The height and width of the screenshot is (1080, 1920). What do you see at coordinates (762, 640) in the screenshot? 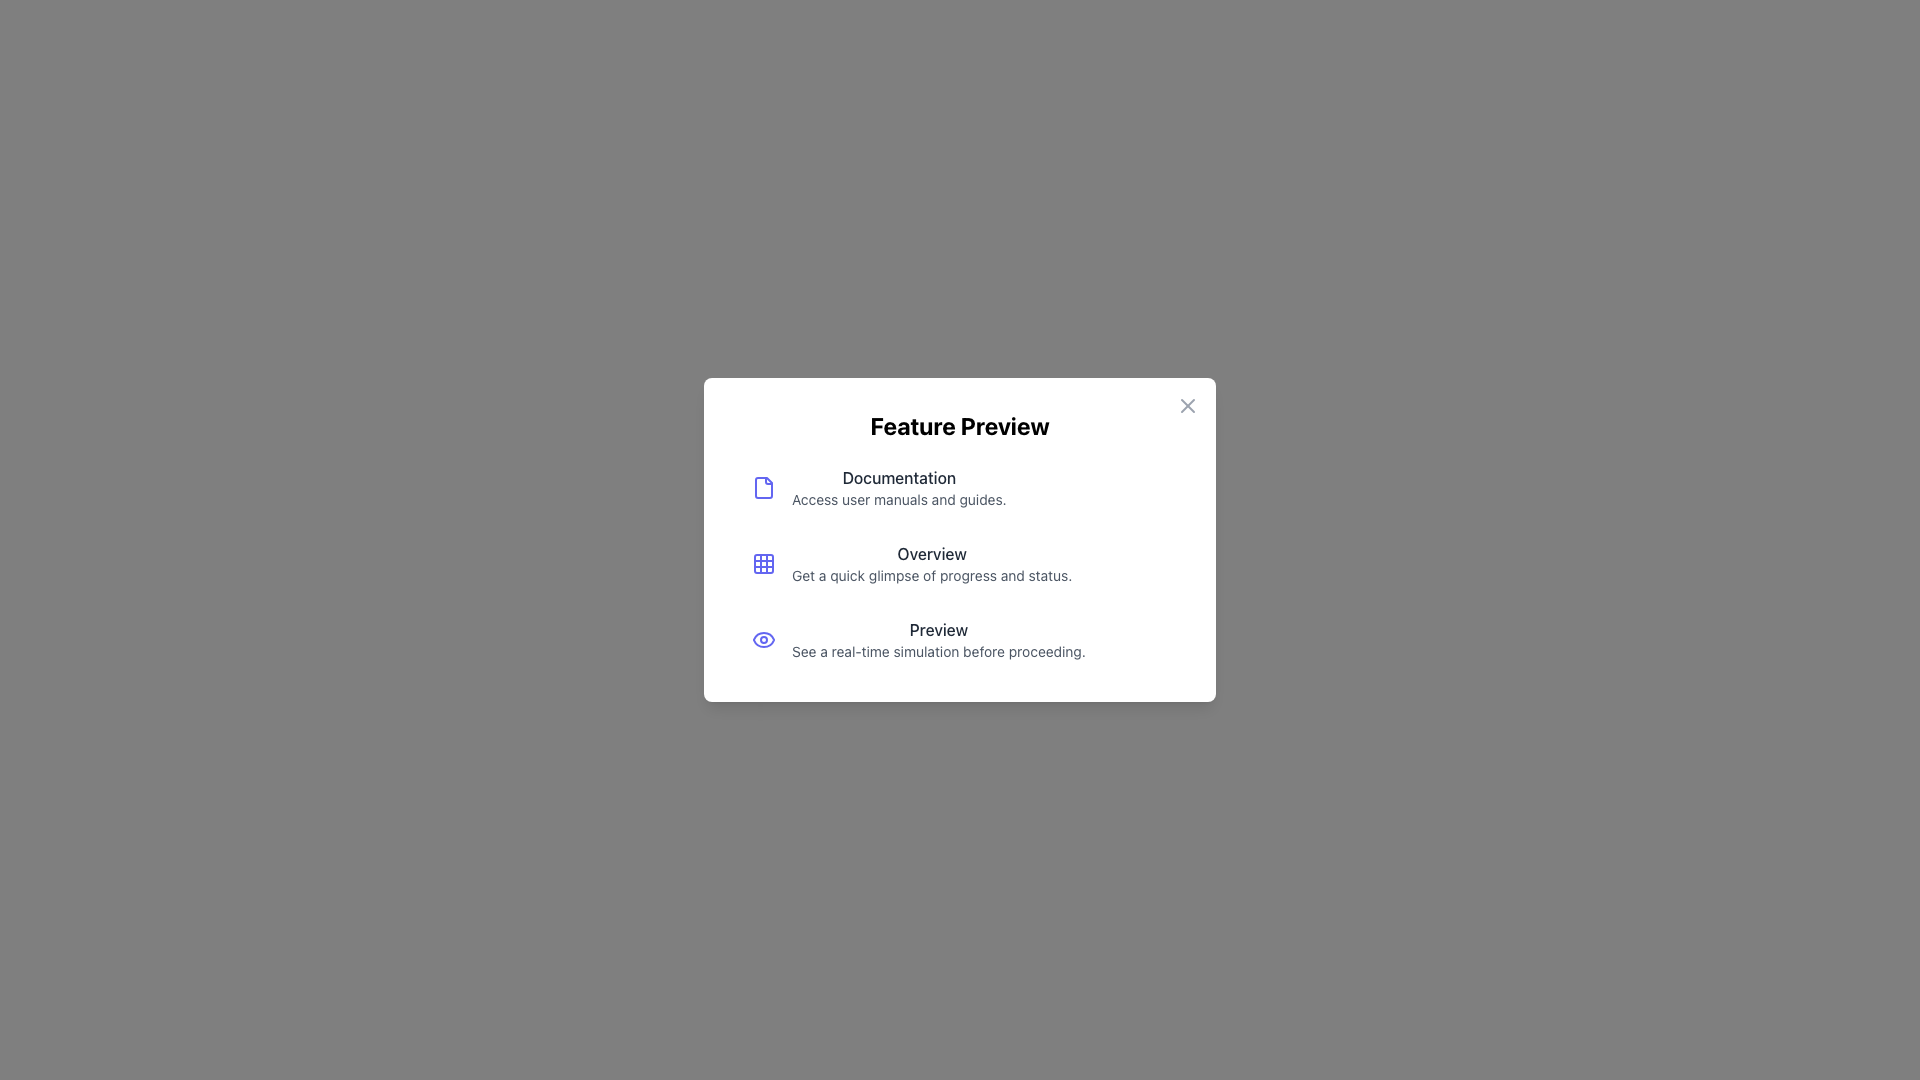
I see `the decorative 'preview' icon located on the left side of the 'Preview' label text in the feature preview modal` at bounding box center [762, 640].